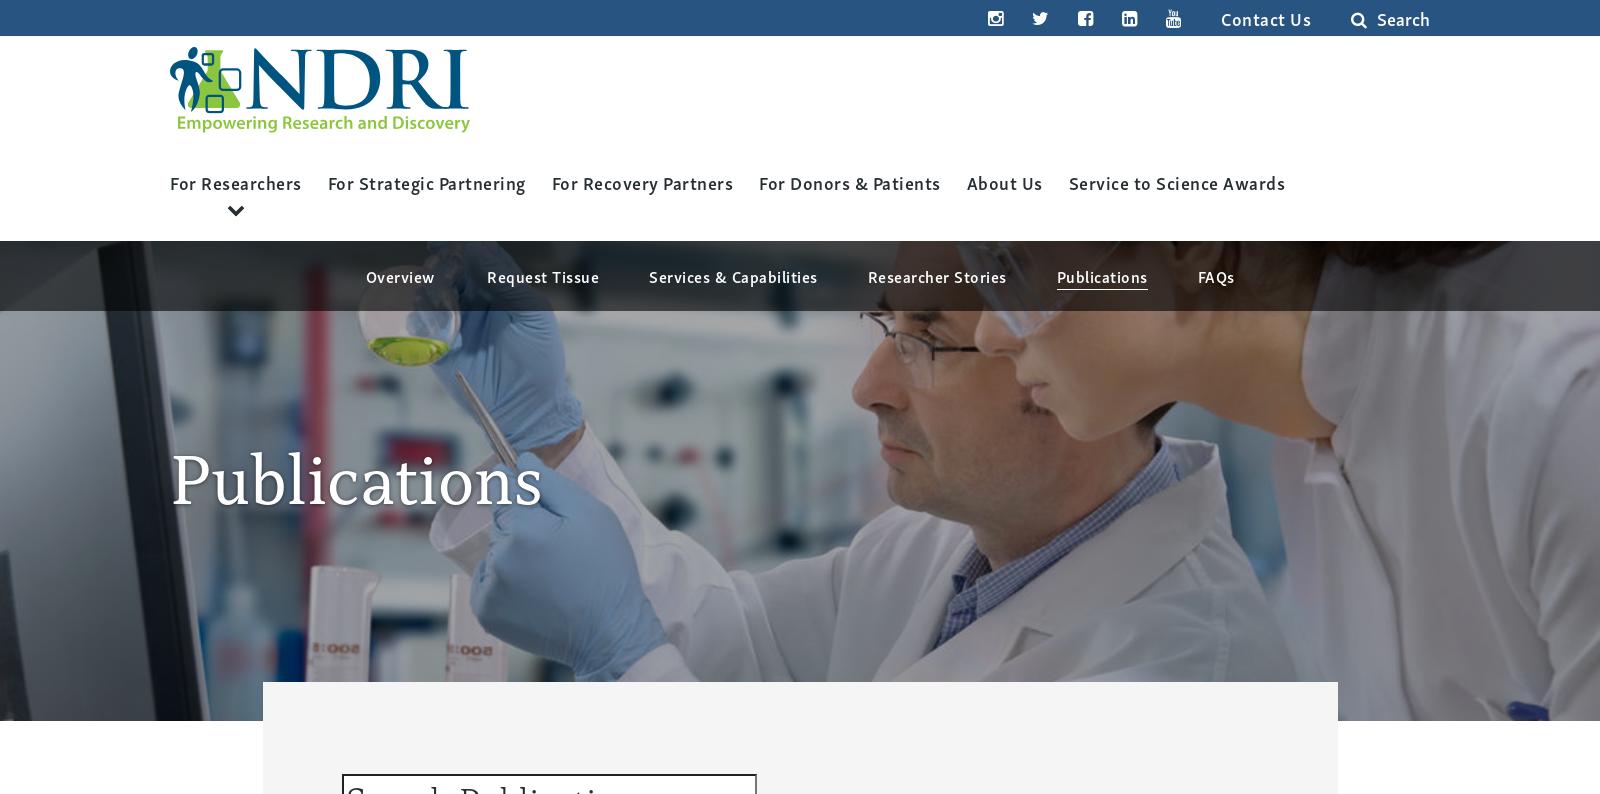  Describe the element at coordinates (935, 273) in the screenshot. I see `'Researcher Stories'` at that location.